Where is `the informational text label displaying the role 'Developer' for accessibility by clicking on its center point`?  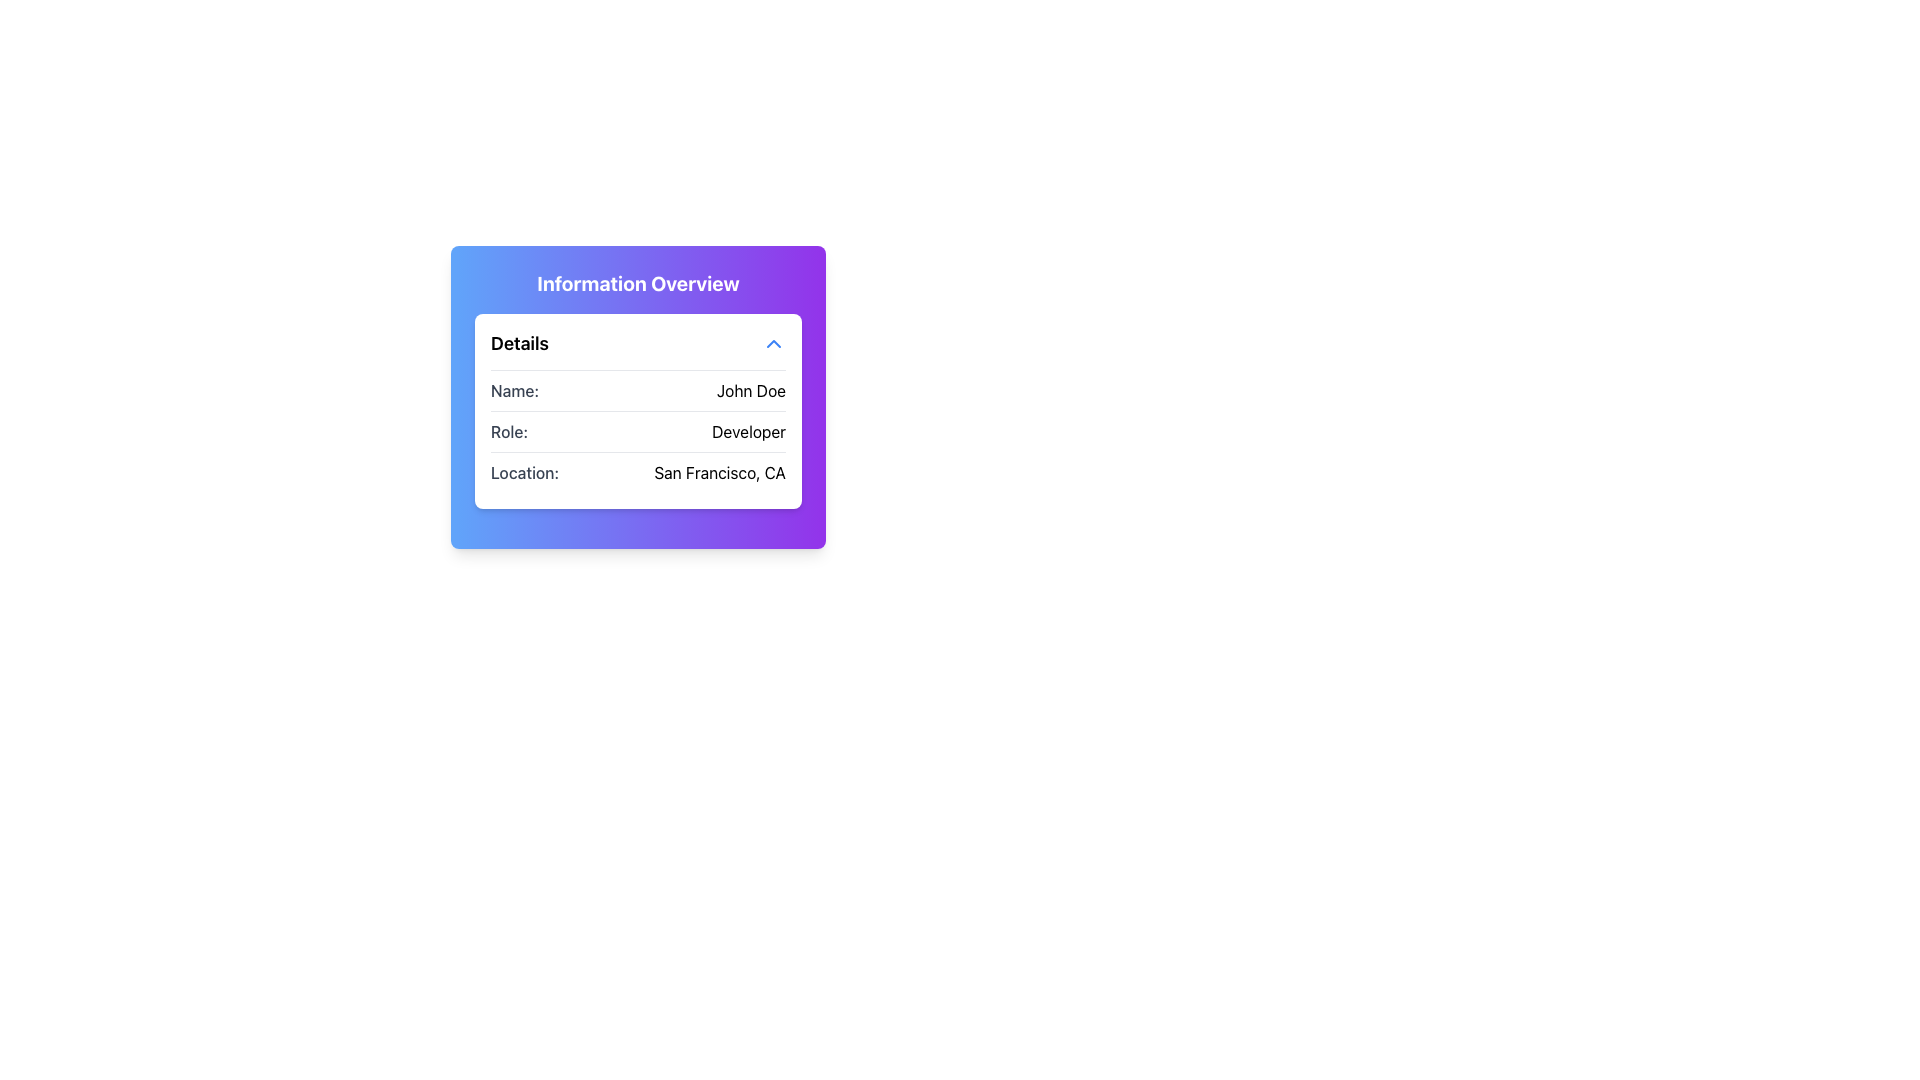 the informational text label displaying the role 'Developer' for accessibility by clicking on its center point is located at coordinates (637, 430).